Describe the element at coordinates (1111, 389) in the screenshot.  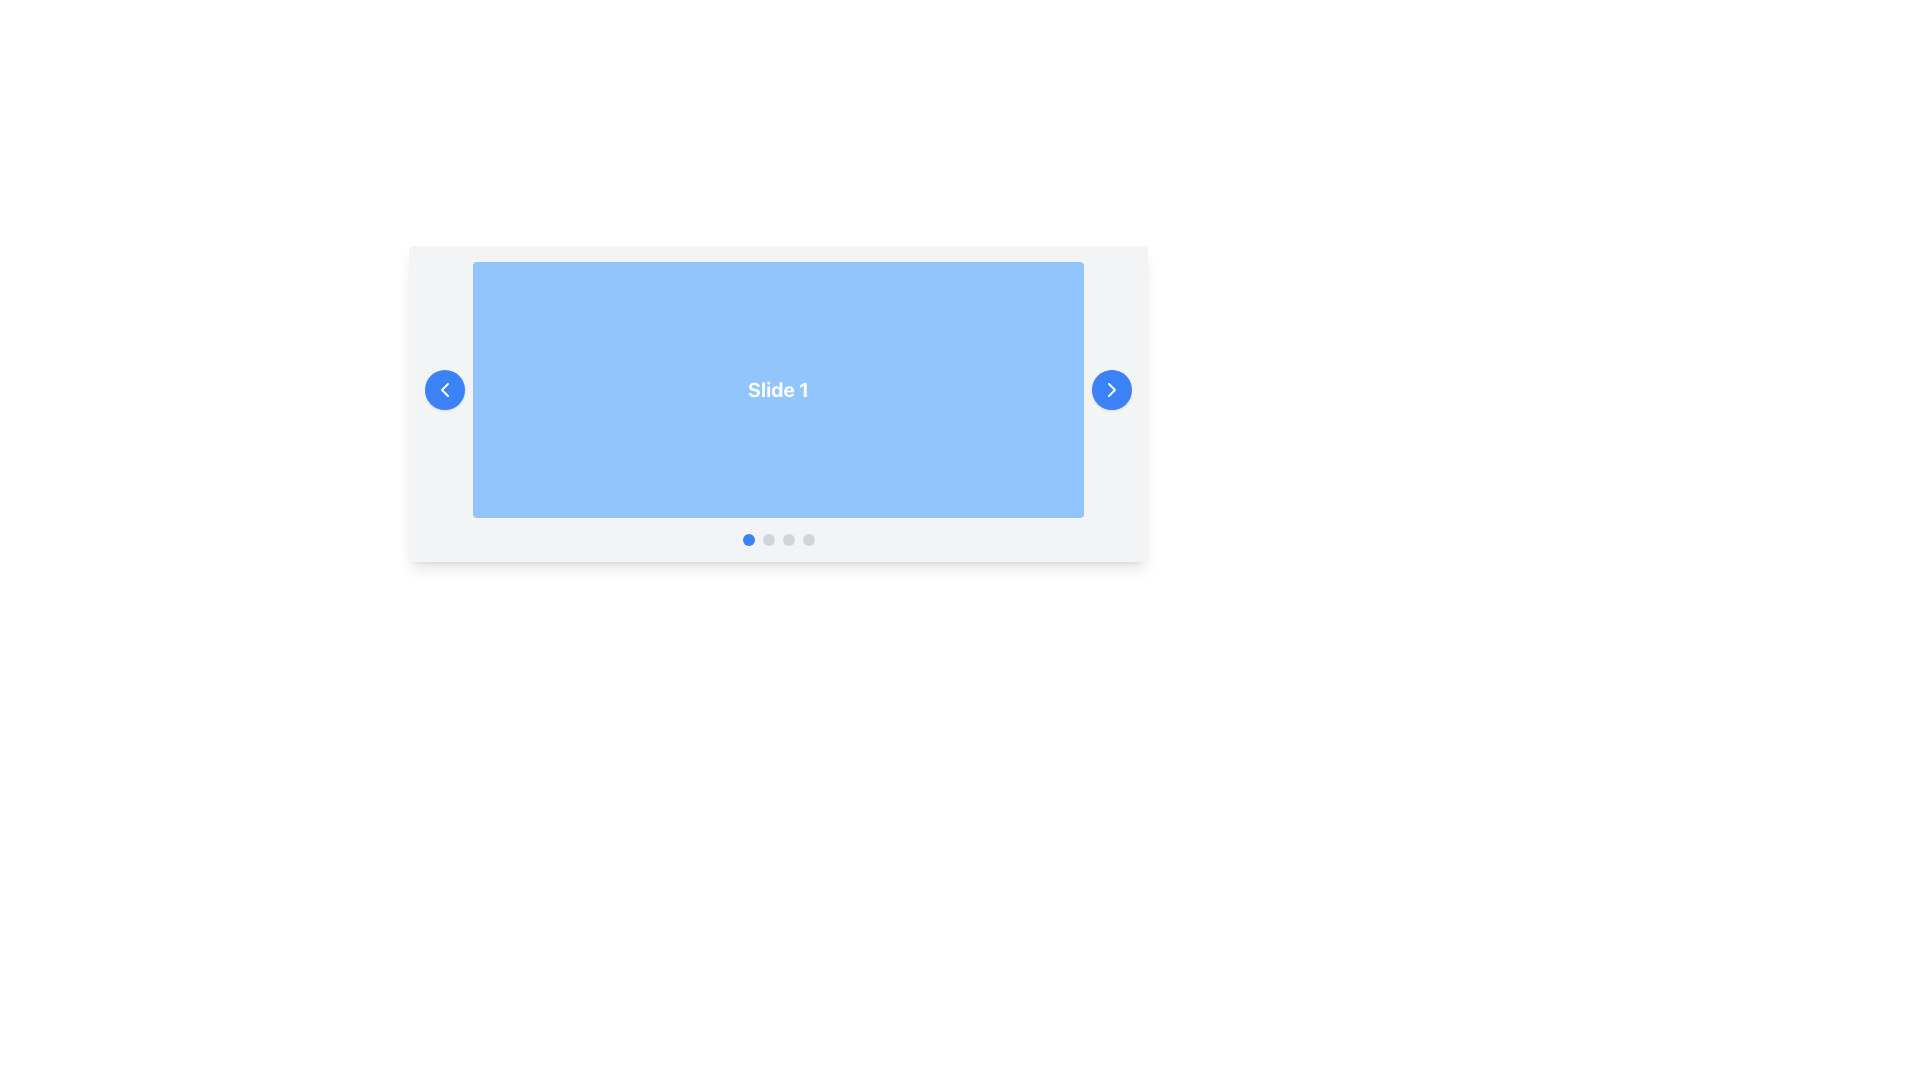
I see `the right-pointing navigational button located at the right edge of the sliding panel labeled 'Slide 1' to move to the next slide` at that location.